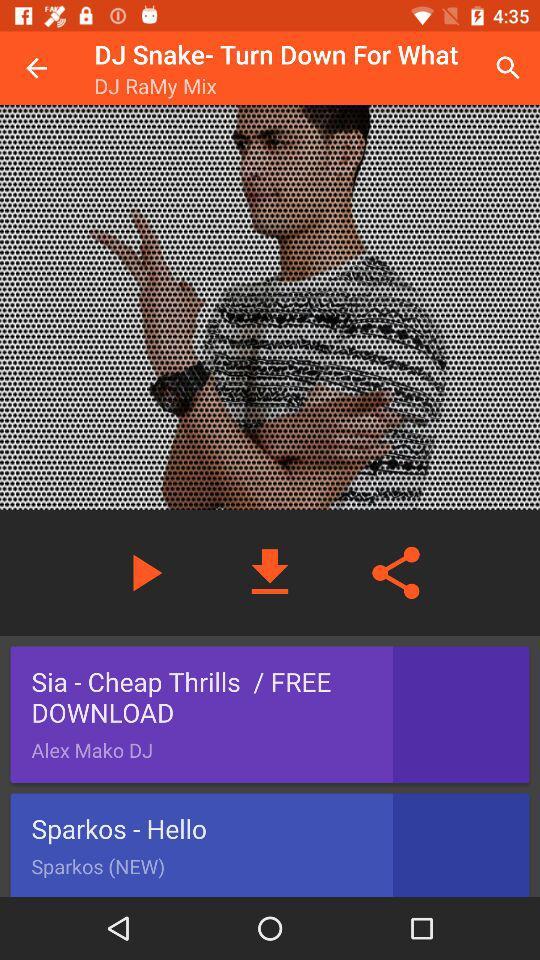 Image resolution: width=540 pixels, height=960 pixels. Describe the element at coordinates (508, 68) in the screenshot. I see `icon next to the dj snake turn` at that location.